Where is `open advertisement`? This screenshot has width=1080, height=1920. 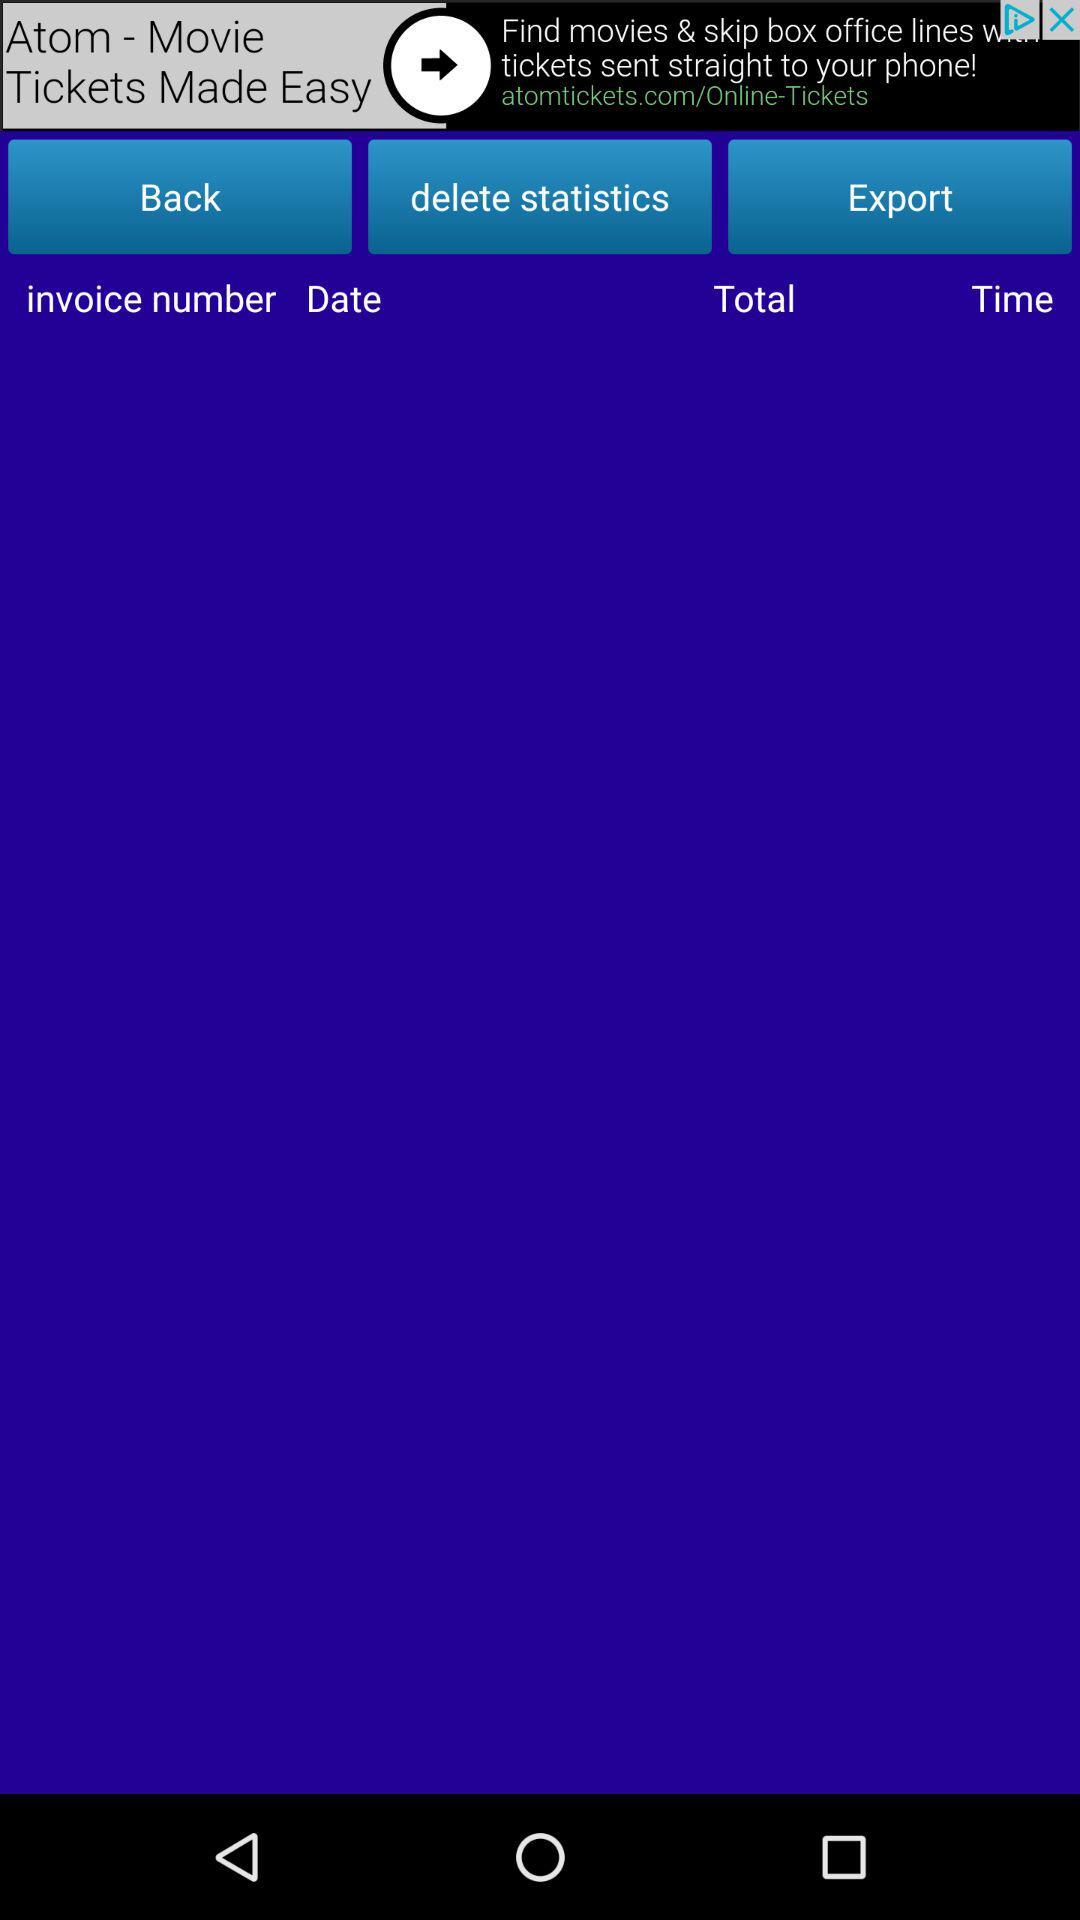
open advertisement is located at coordinates (540, 65).